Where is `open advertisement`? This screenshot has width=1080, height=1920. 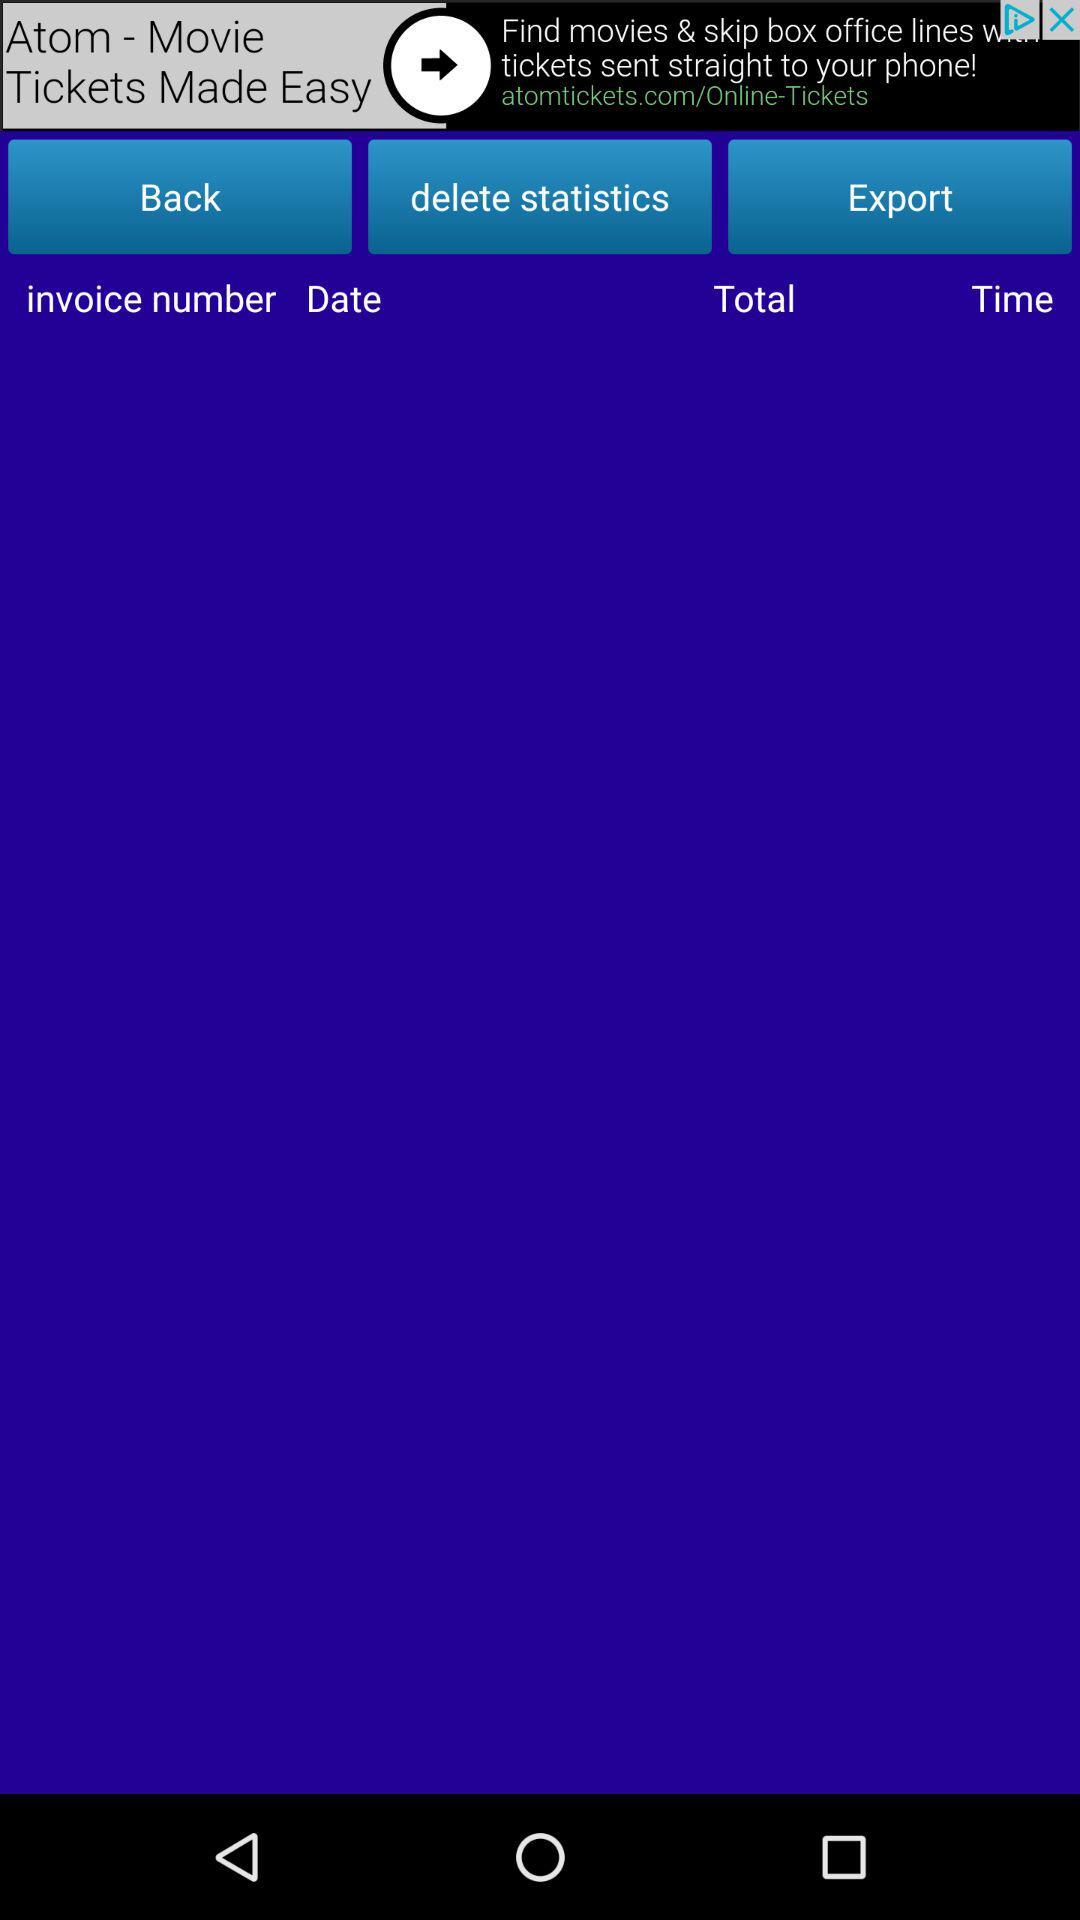
open advertisement is located at coordinates (540, 65).